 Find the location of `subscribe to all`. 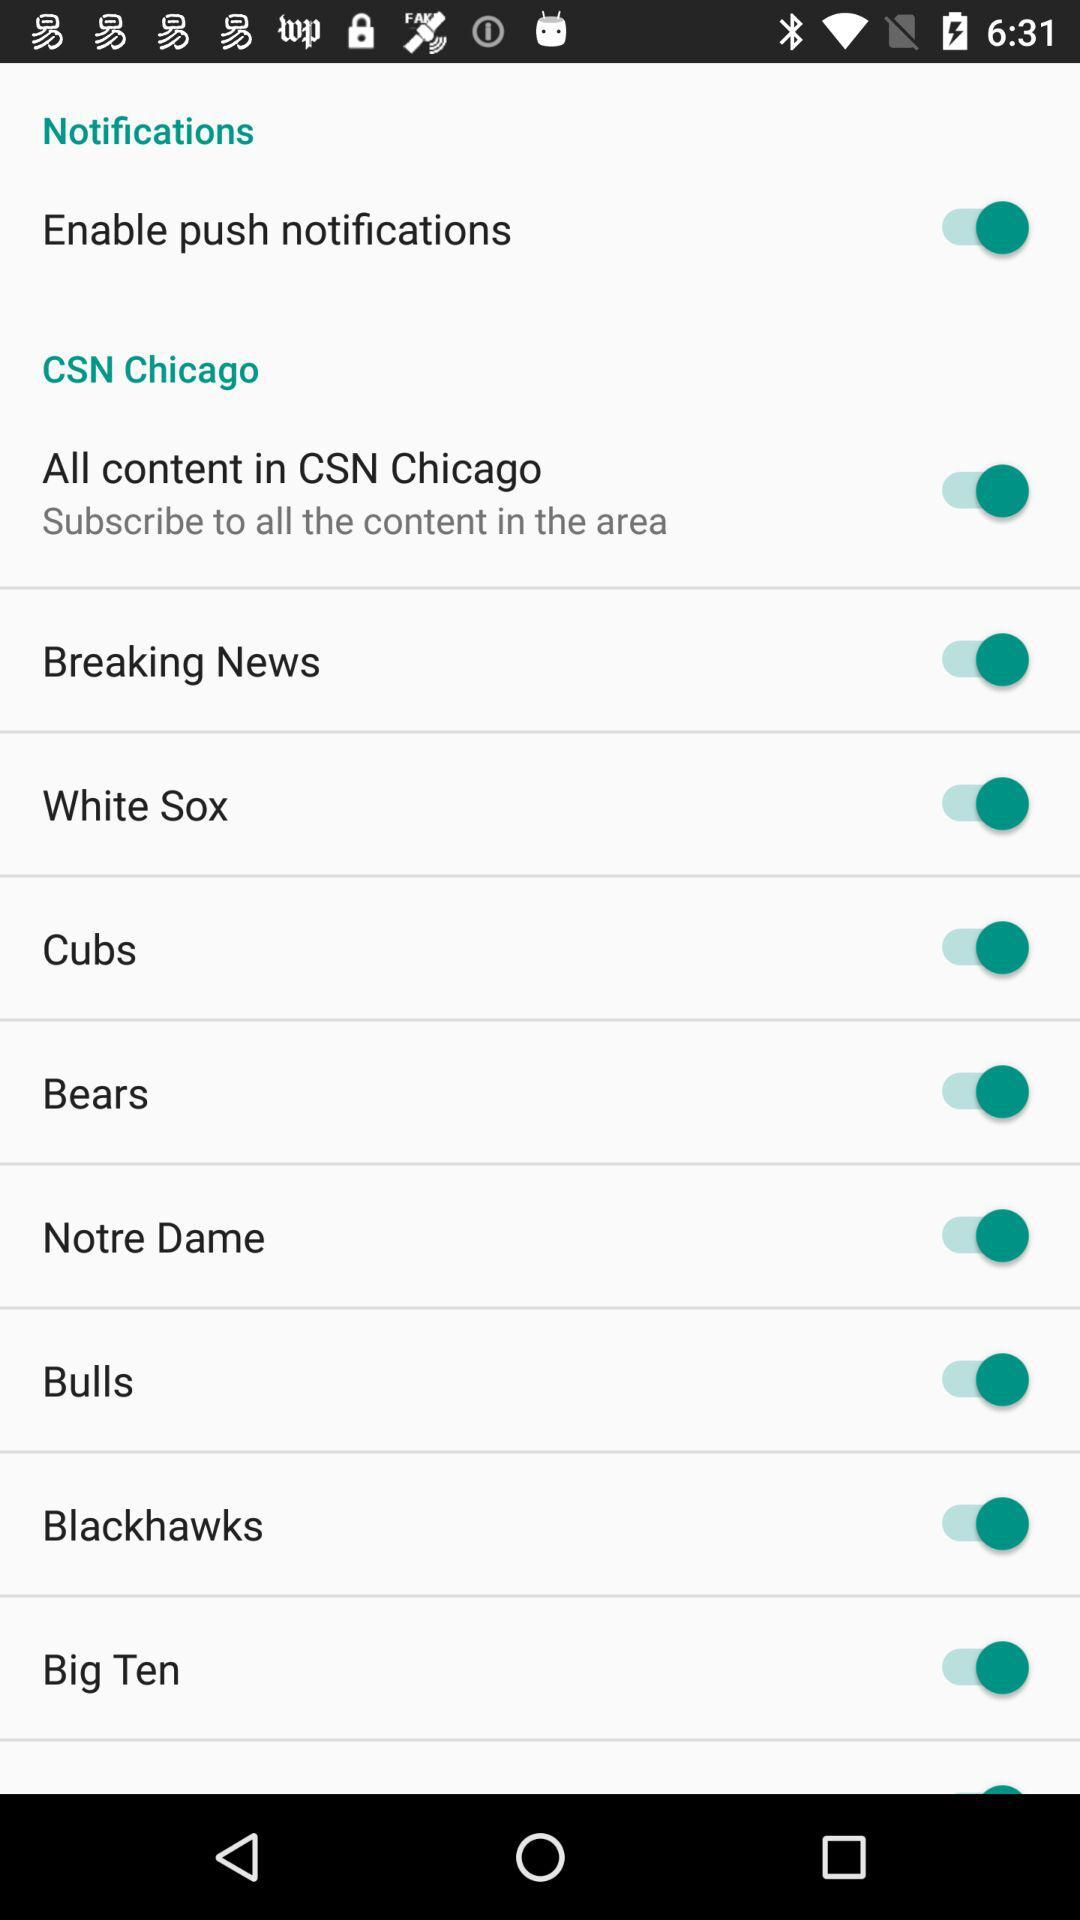

subscribe to all is located at coordinates (354, 519).